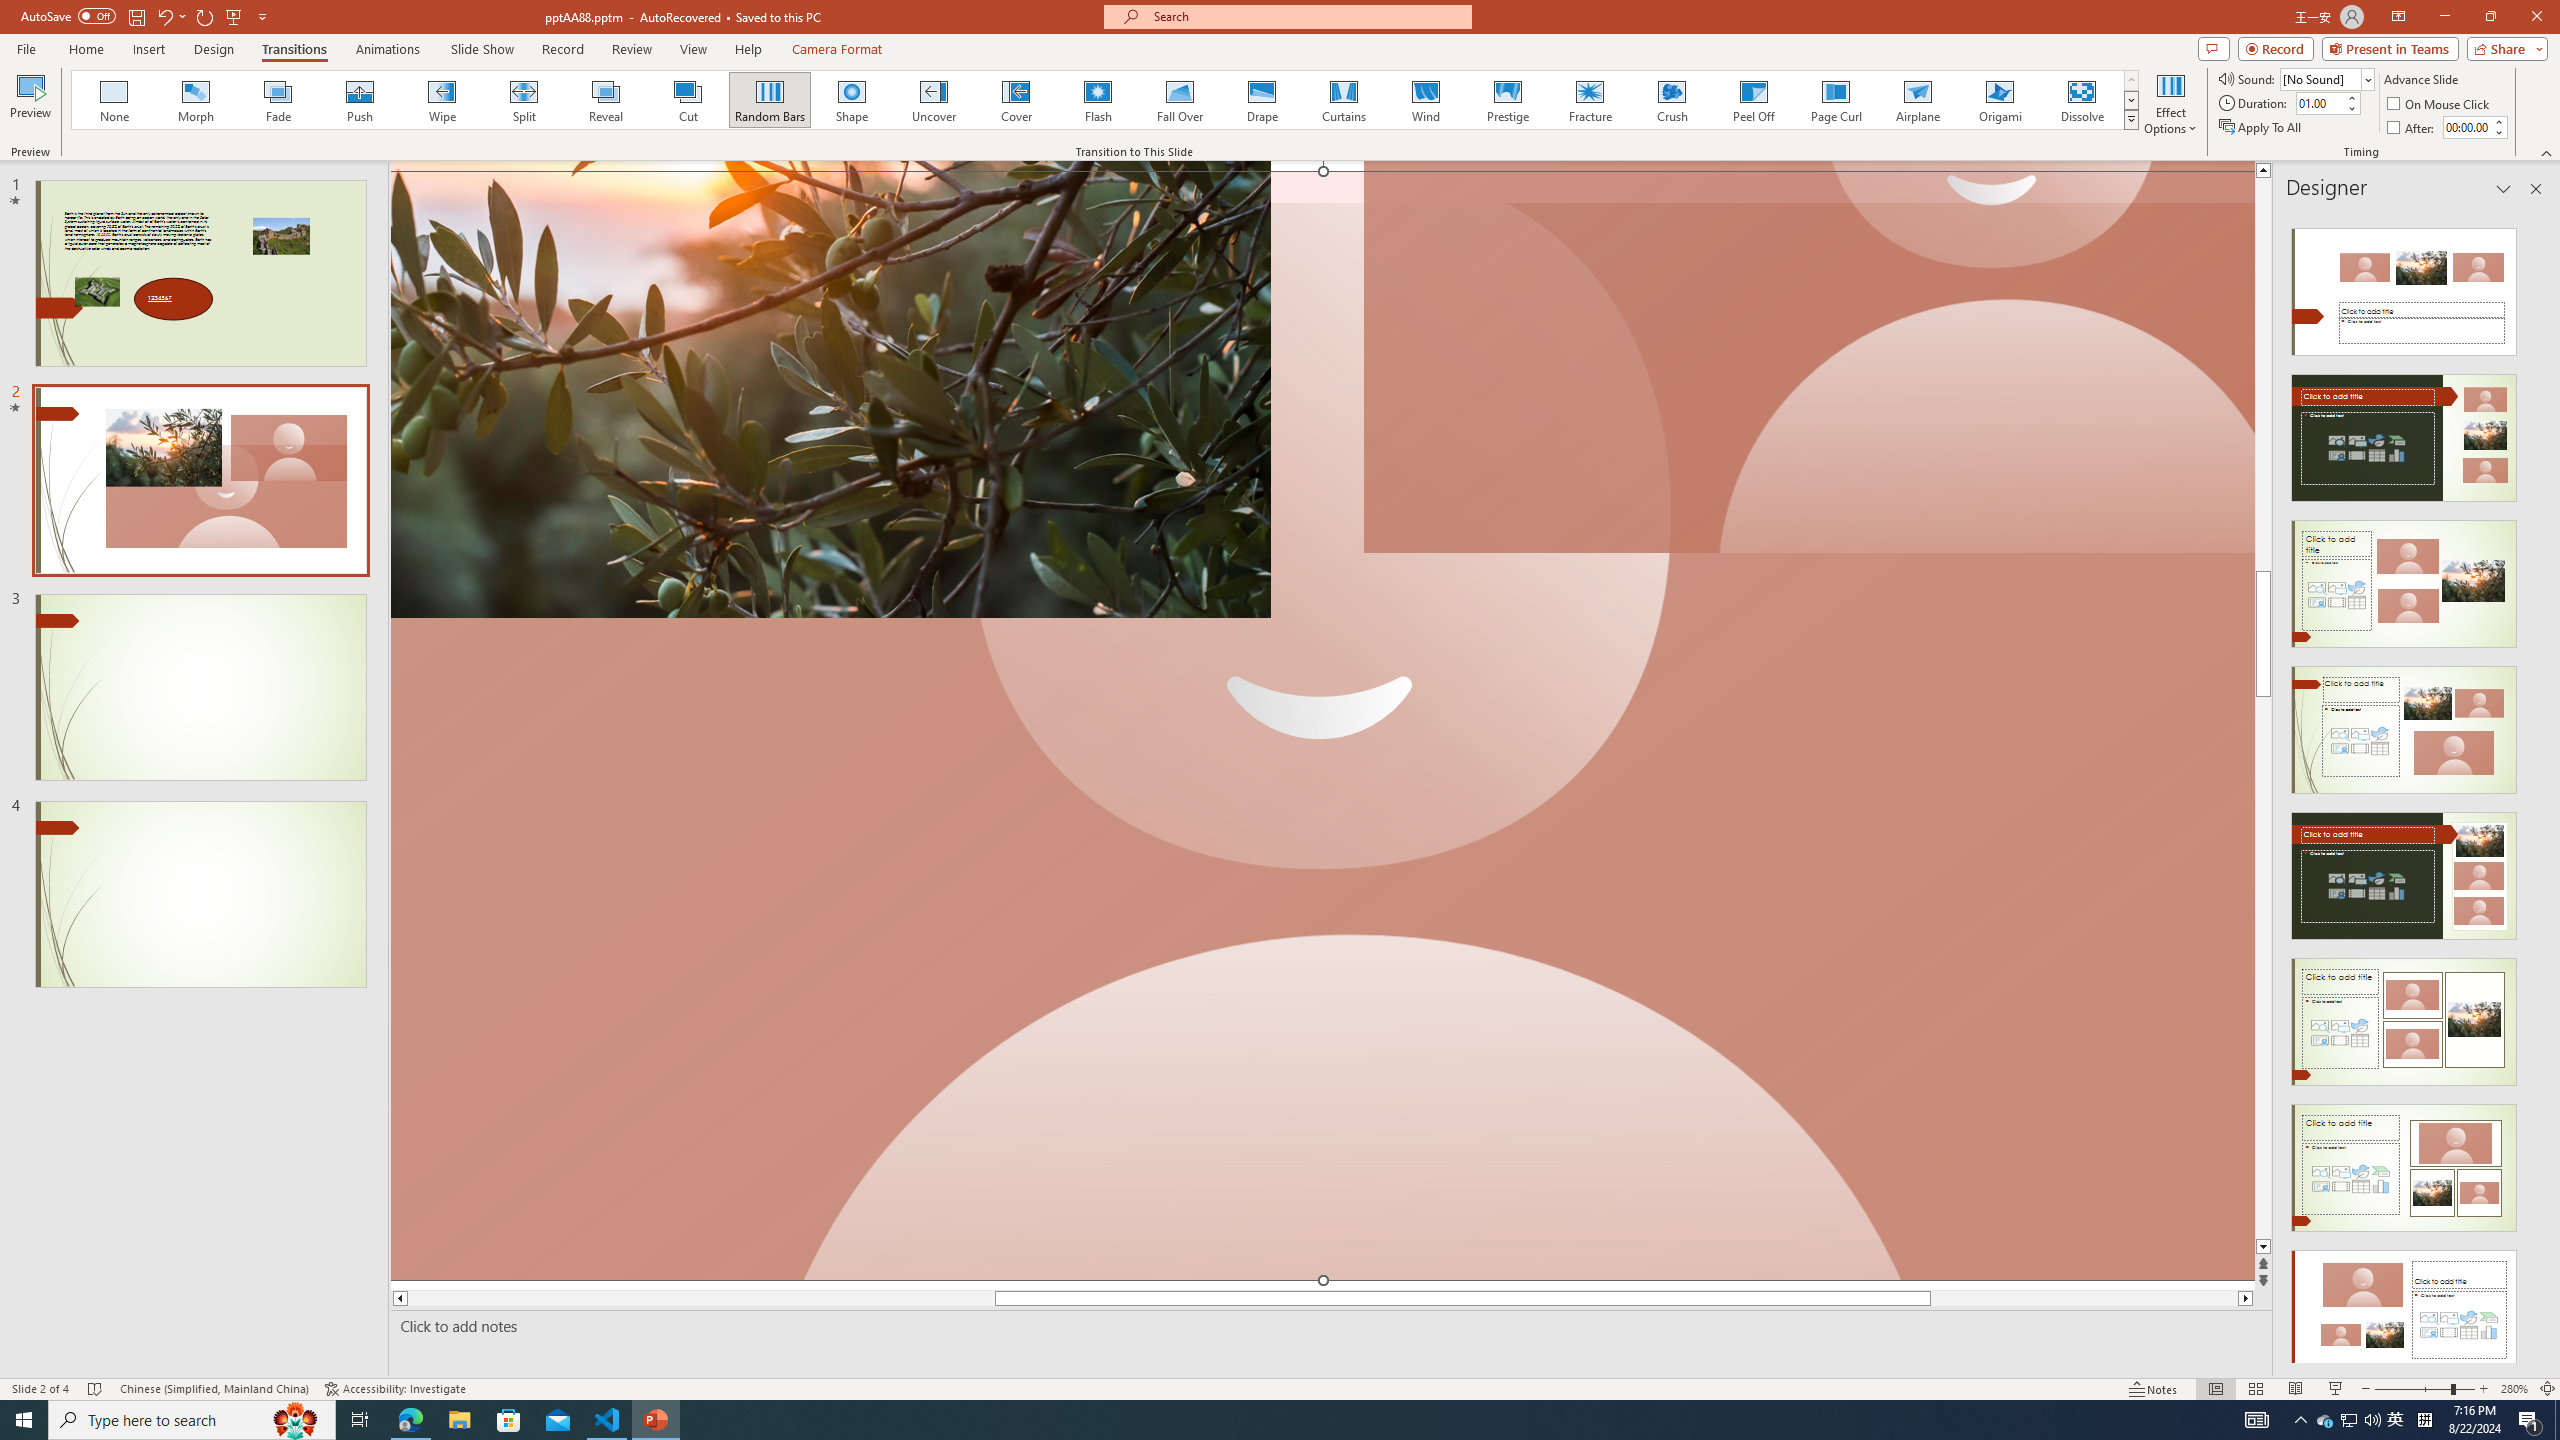 Image resolution: width=2560 pixels, height=1440 pixels. Describe the element at coordinates (836, 49) in the screenshot. I see `'Camera Format'` at that location.